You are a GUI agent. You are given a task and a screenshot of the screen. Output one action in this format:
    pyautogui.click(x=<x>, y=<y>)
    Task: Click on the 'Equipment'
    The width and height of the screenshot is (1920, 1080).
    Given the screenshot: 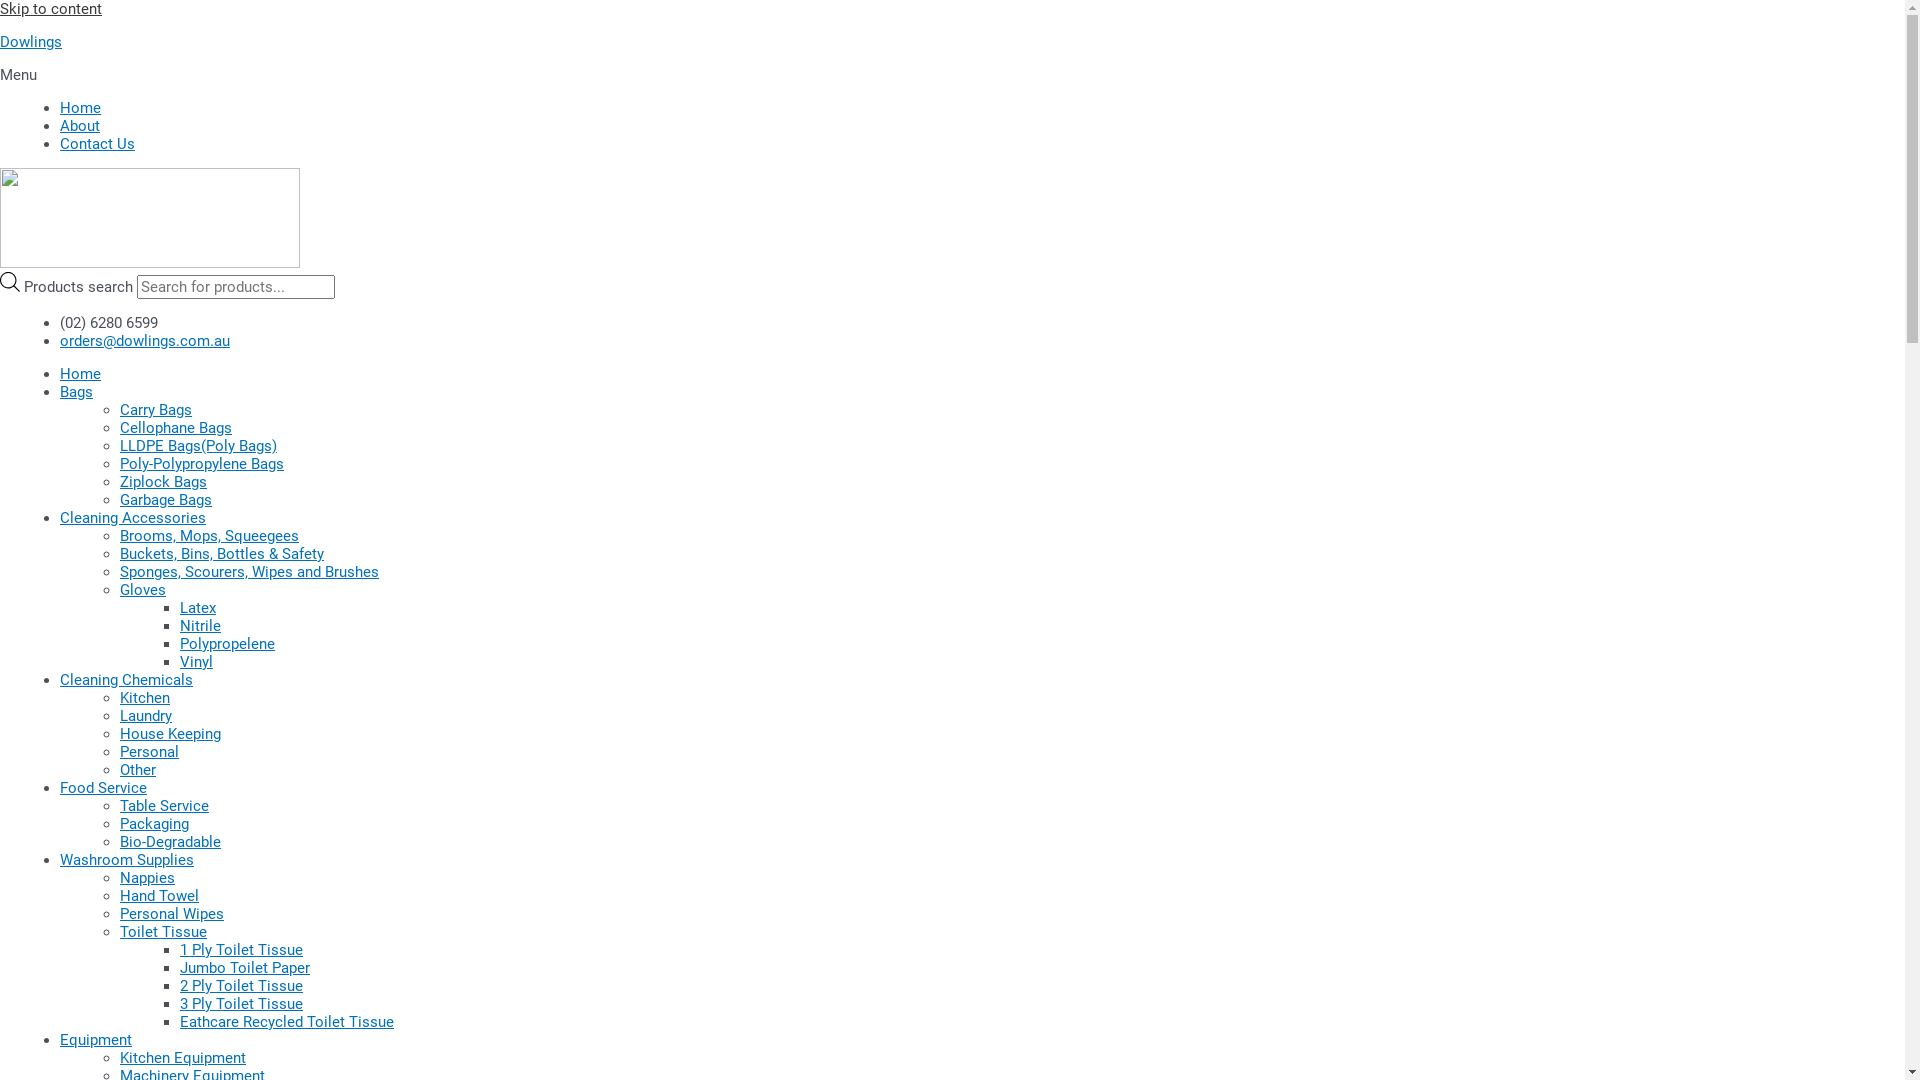 What is the action you would take?
    pyautogui.click(x=95, y=1039)
    